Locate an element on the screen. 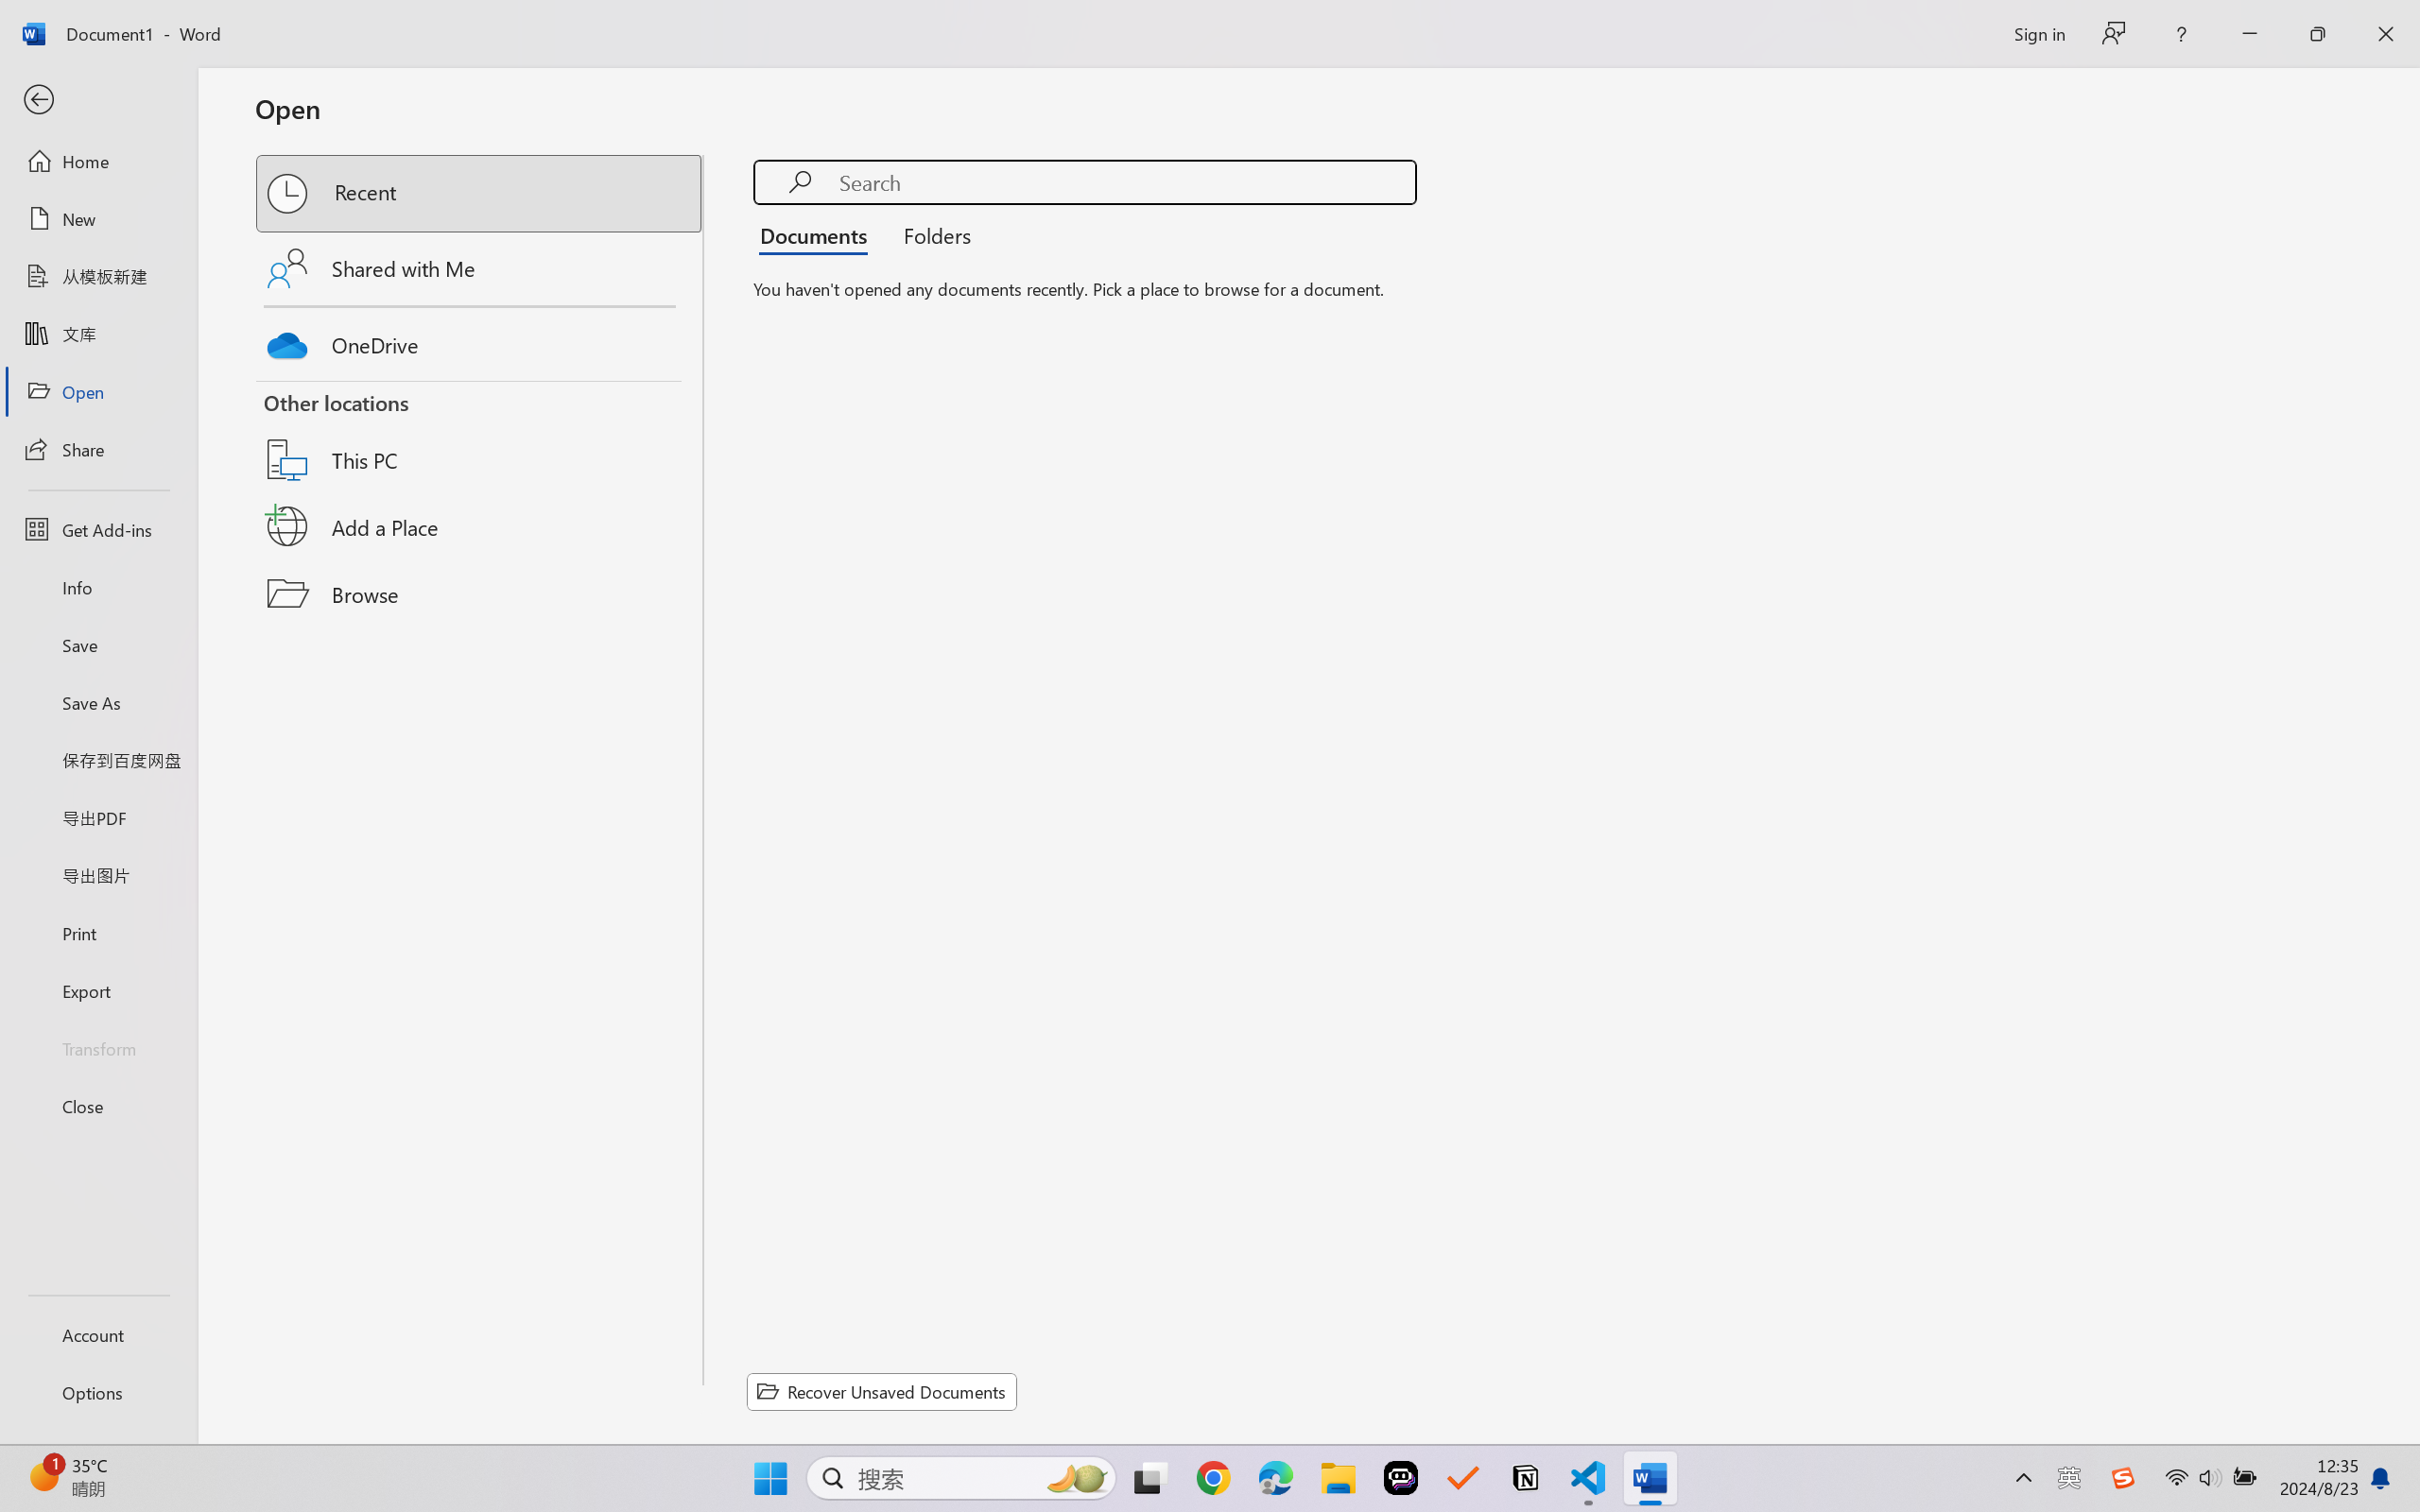  'Back' is located at coordinates (97, 100).